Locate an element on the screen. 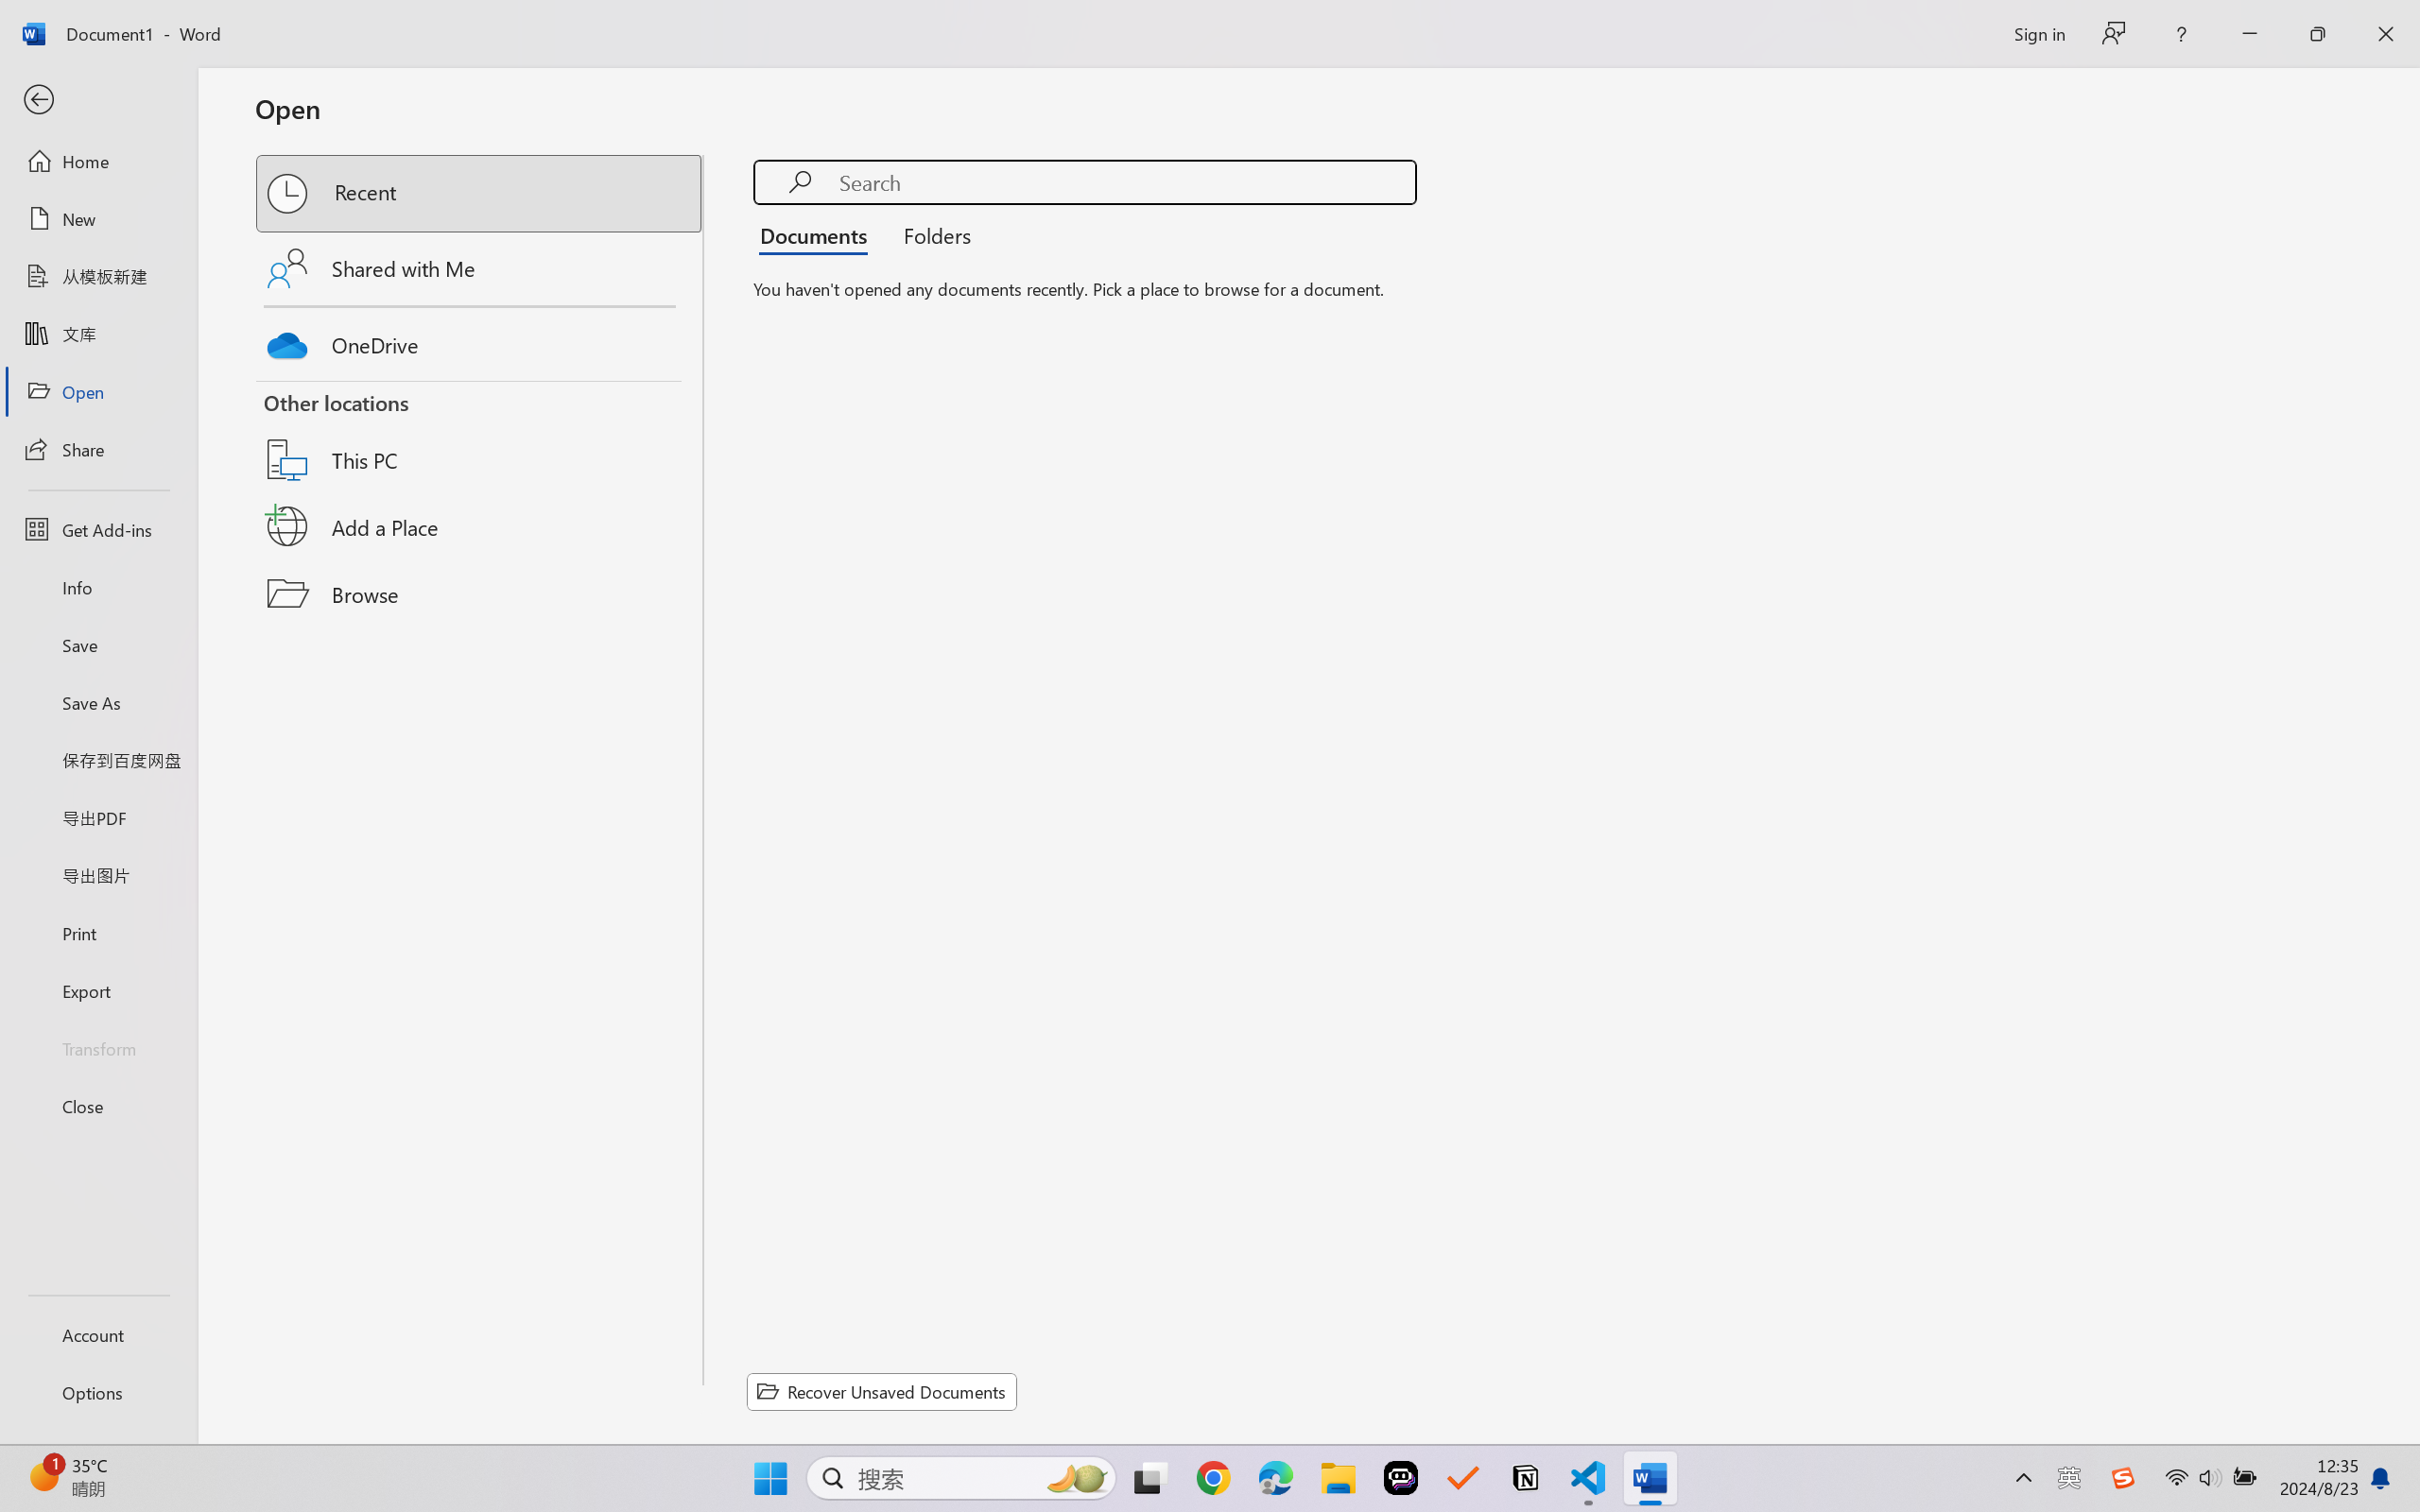  'Back' is located at coordinates (97, 100).